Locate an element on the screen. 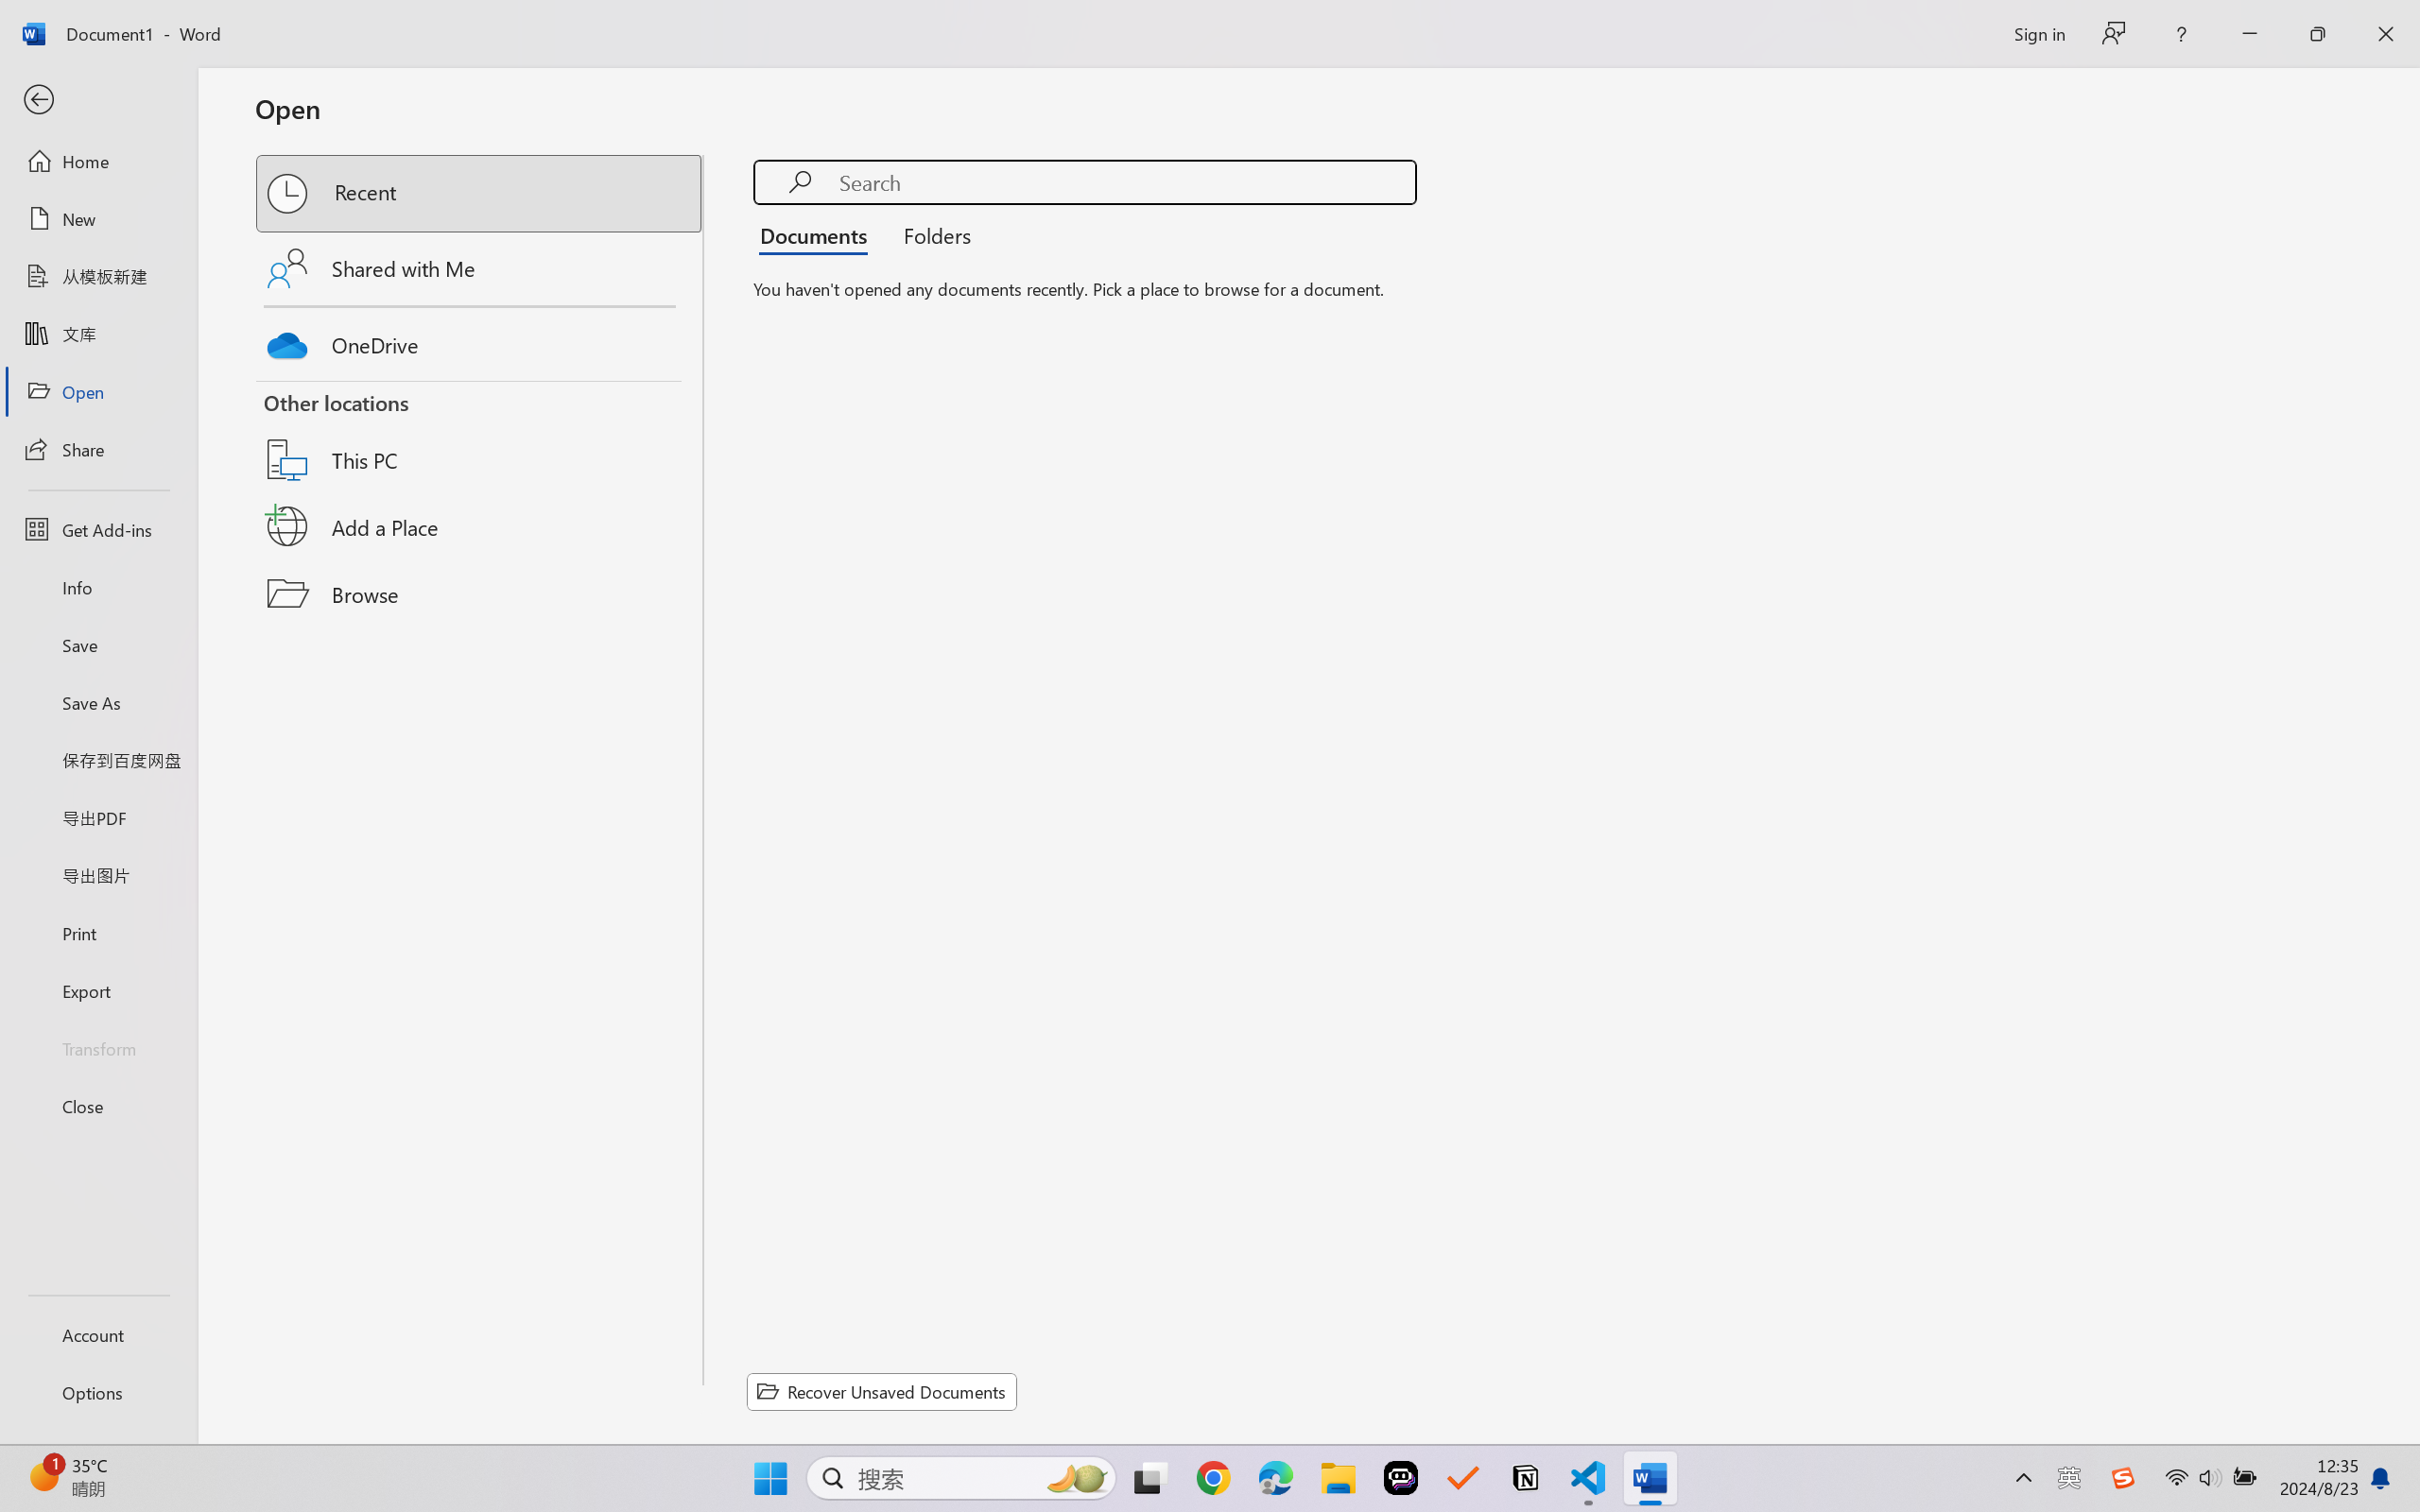  'Back' is located at coordinates (97, 100).